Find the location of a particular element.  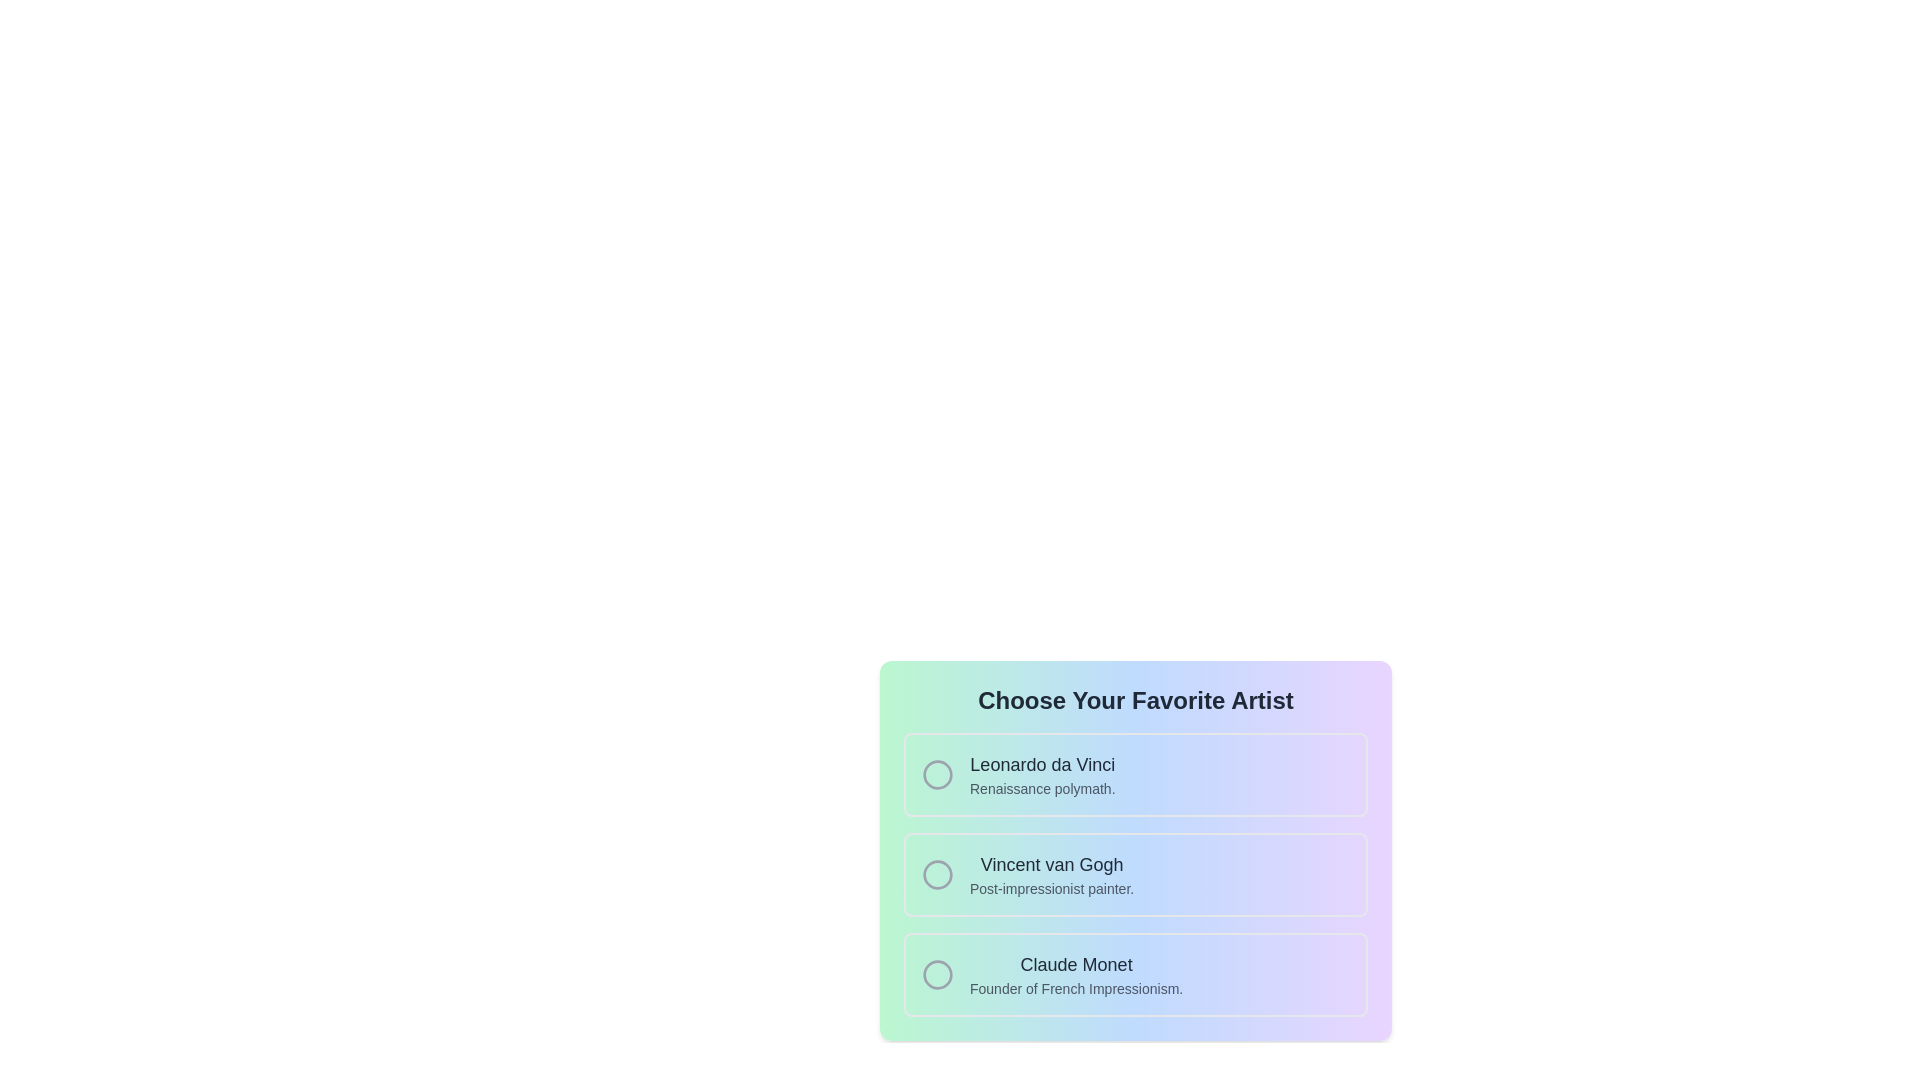

the circular radio button for 'Claude Monet' is located at coordinates (936, 974).